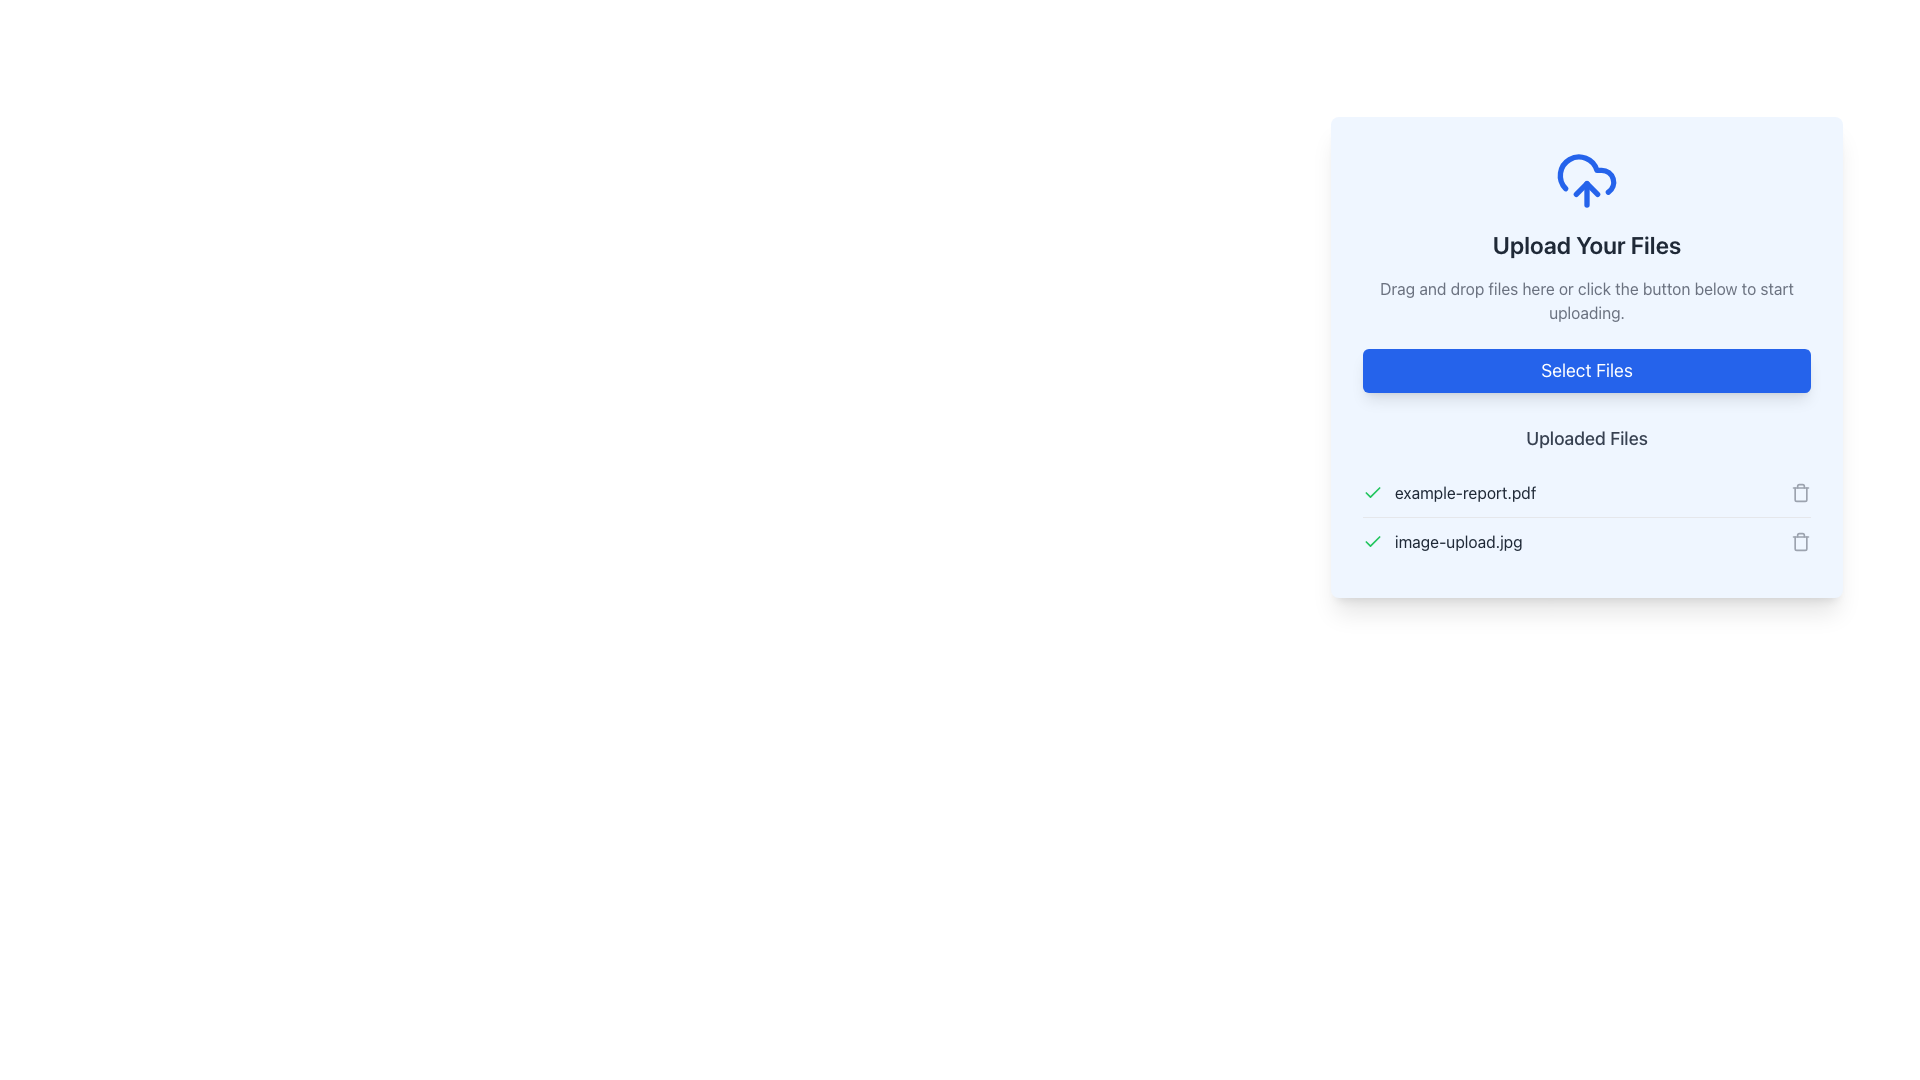  Describe the element at coordinates (1586, 438) in the screenshot. I see `the 'Uploaded Files' text label, which is styled in a large gray font and serves as a header for the uploaded files list` at that location.